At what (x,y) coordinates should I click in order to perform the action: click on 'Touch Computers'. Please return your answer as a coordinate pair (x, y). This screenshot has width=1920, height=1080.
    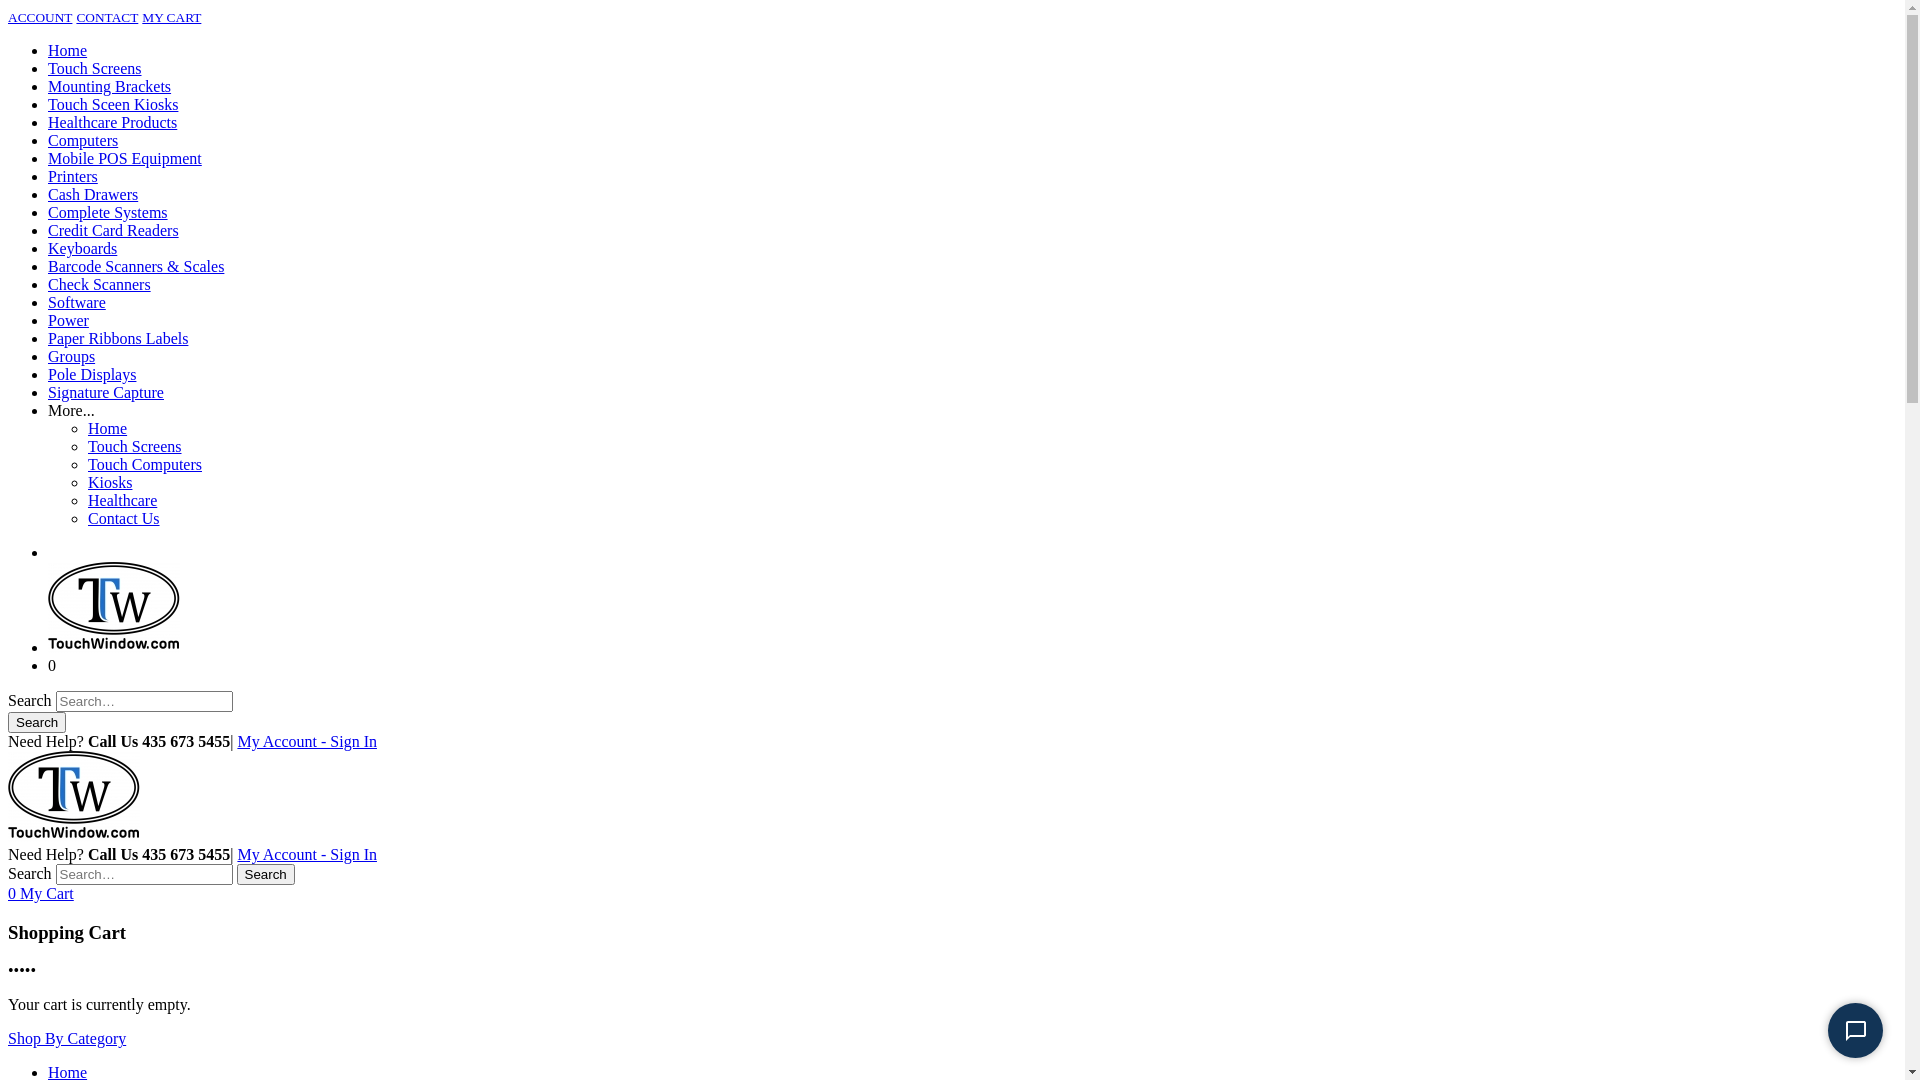
    Looking at the image, I should click on (143, 464).